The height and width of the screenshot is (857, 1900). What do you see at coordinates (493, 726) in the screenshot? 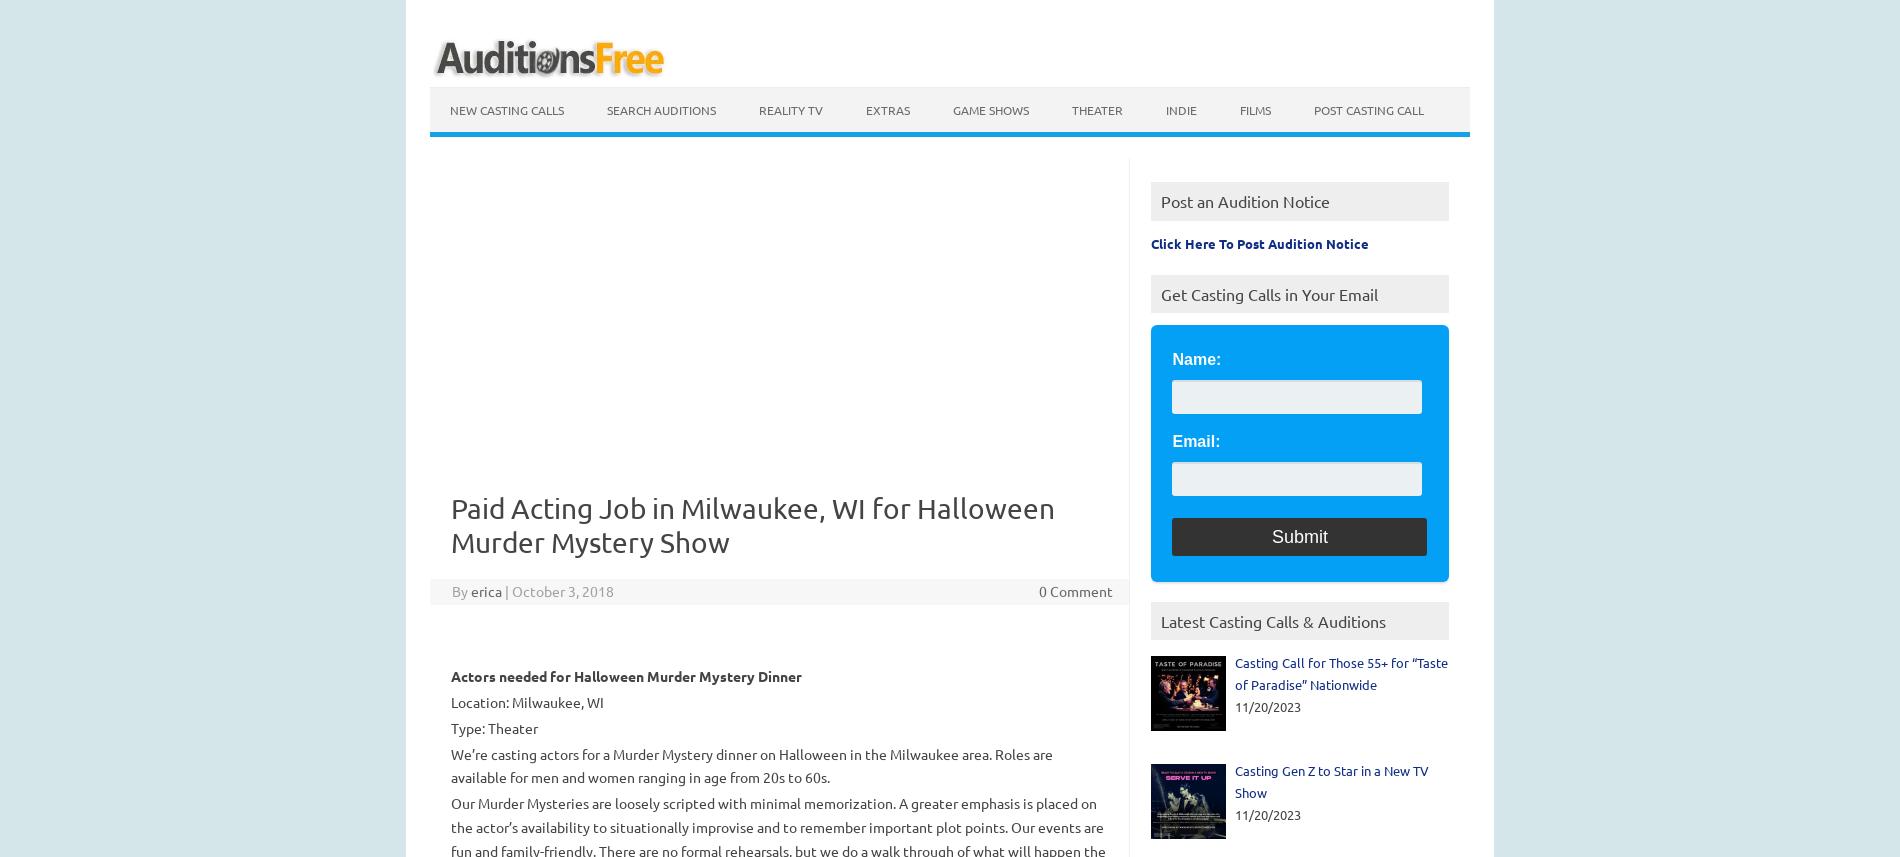
I see `'Type: Theater'` at bounding box center [493, 726].